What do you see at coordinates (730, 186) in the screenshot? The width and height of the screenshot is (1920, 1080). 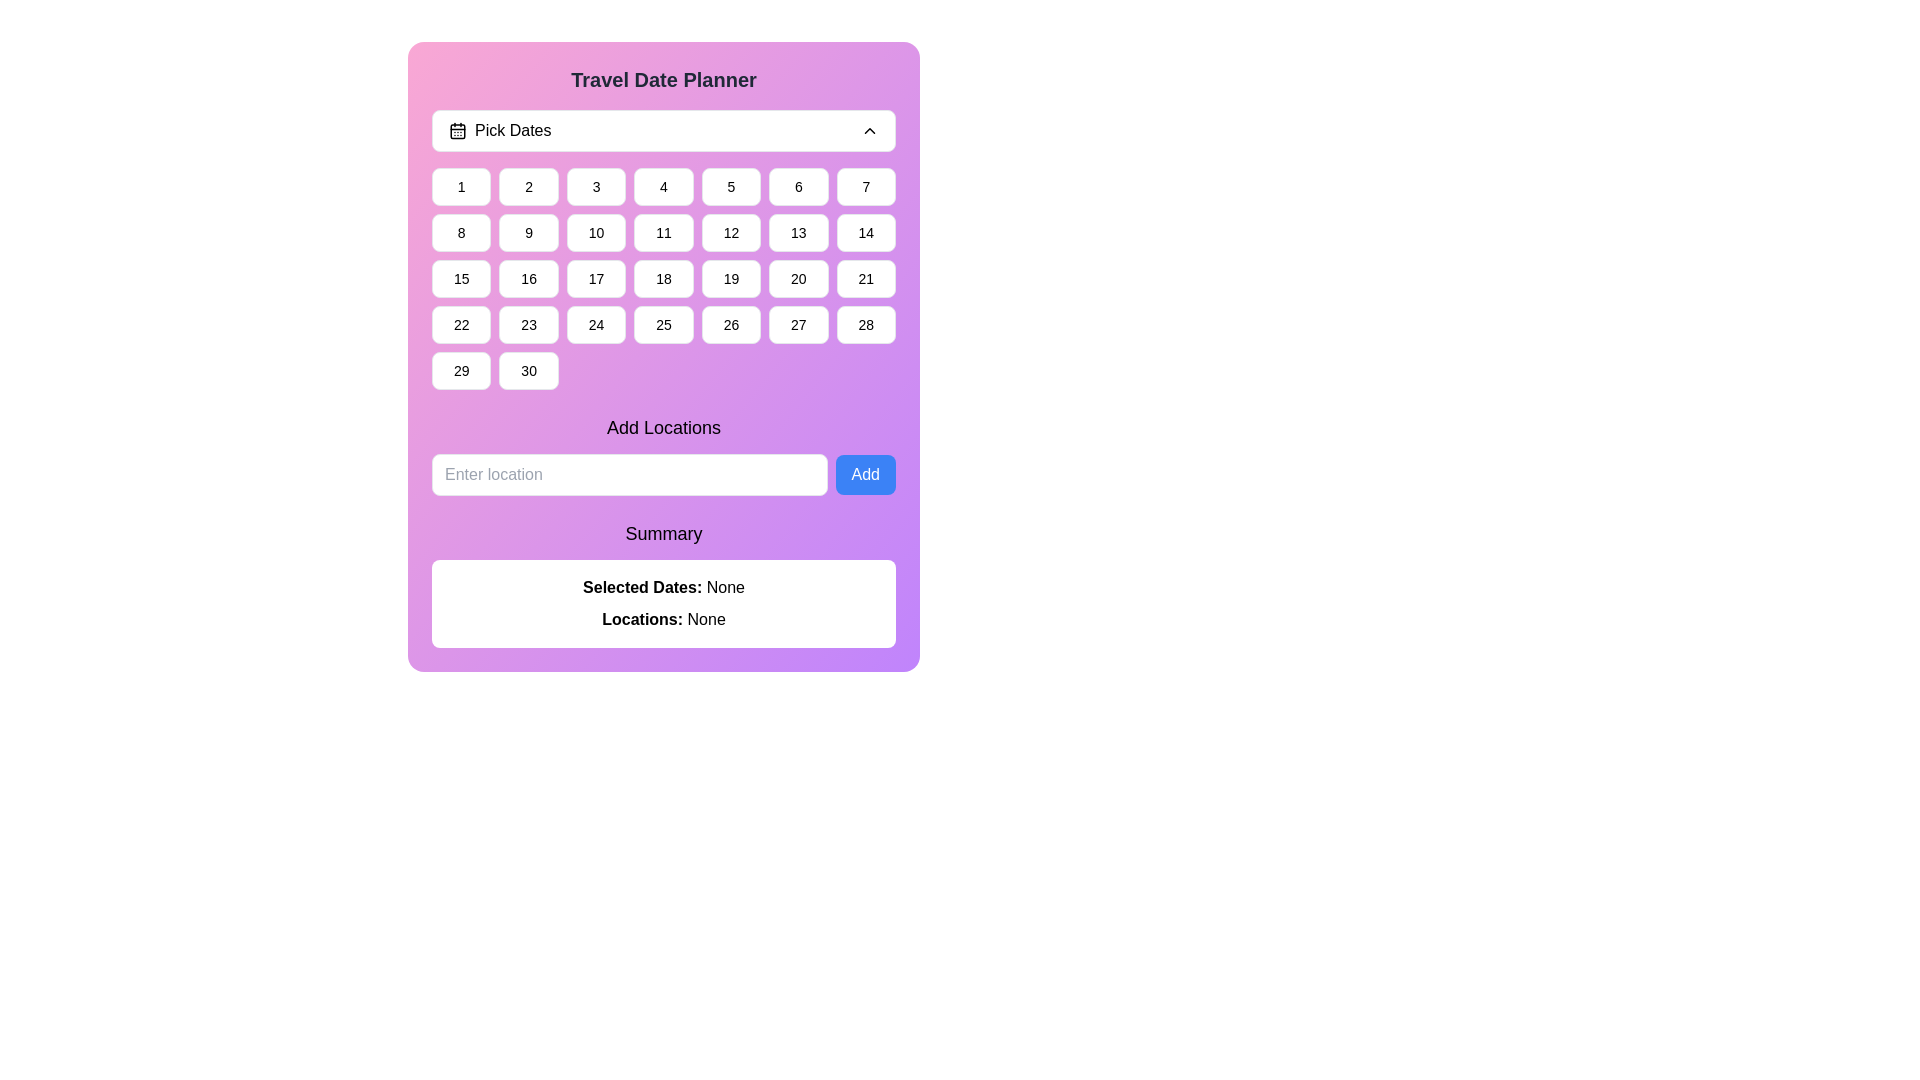 I see `the button for selecting the 5th date in the calendar interface under 'Pick Dates' in the 'Travel Date Planner'` at bounding box center [730, 186].